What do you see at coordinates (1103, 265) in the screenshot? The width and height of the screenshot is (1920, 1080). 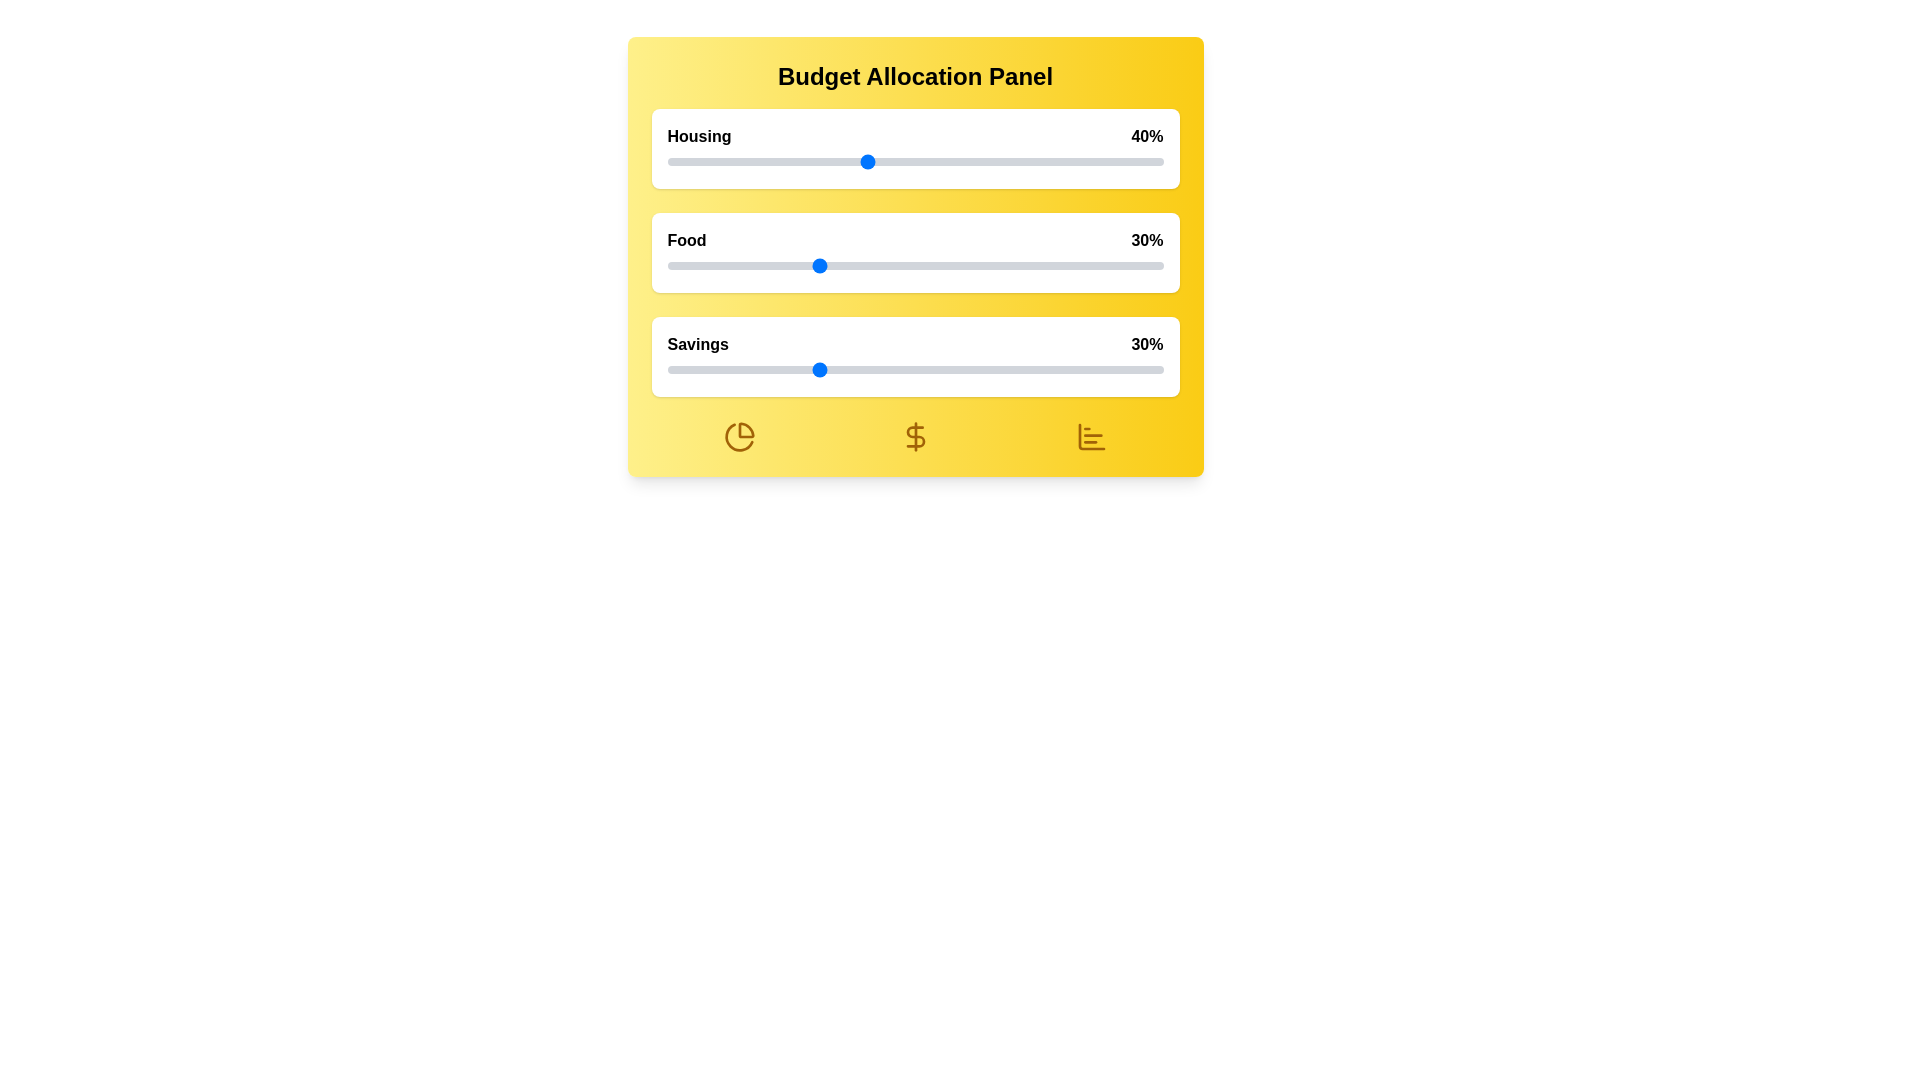 I see `the slider` at bounding box center [1103, 265].